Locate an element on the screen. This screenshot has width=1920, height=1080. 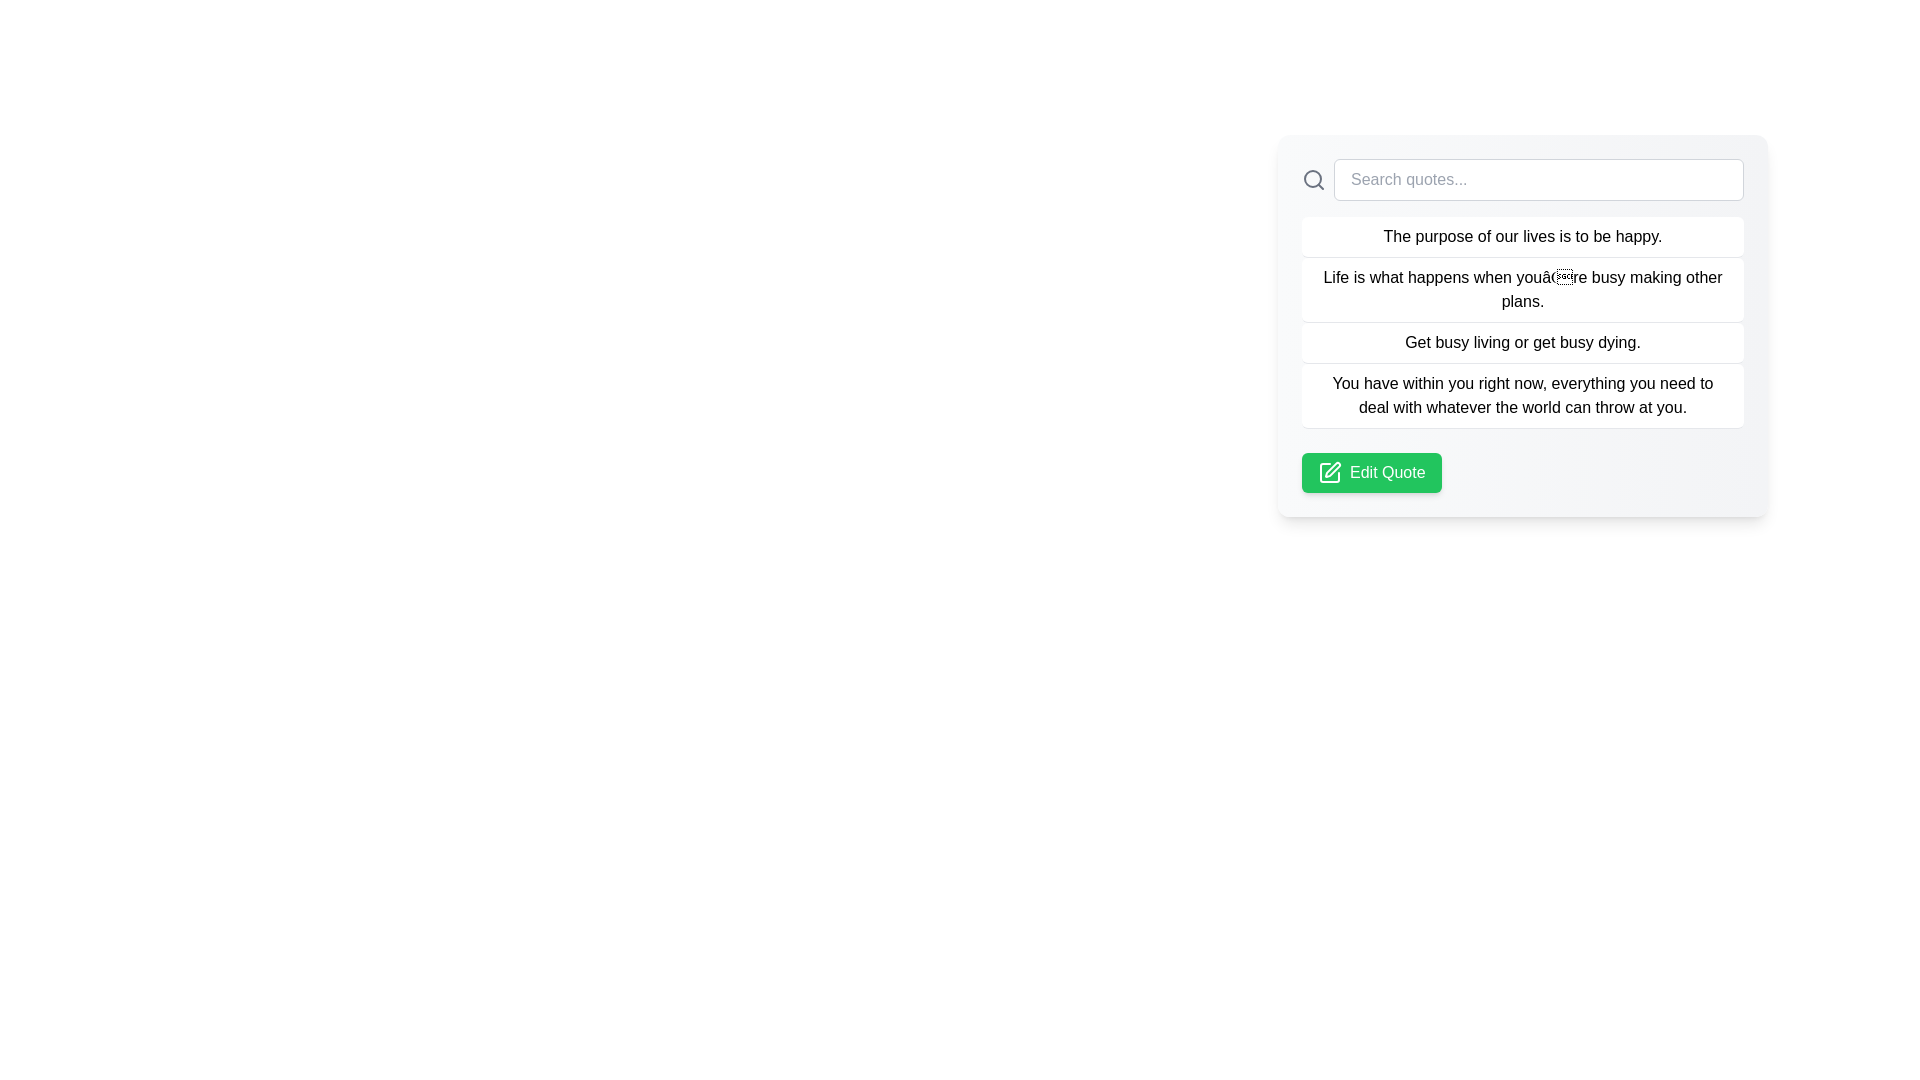
the search icon resembling a magnifying glass, located to the left of the text input field with the placeholder 'Search quotes...' to invoke the associated search function is located at coordinates (1314, 180).